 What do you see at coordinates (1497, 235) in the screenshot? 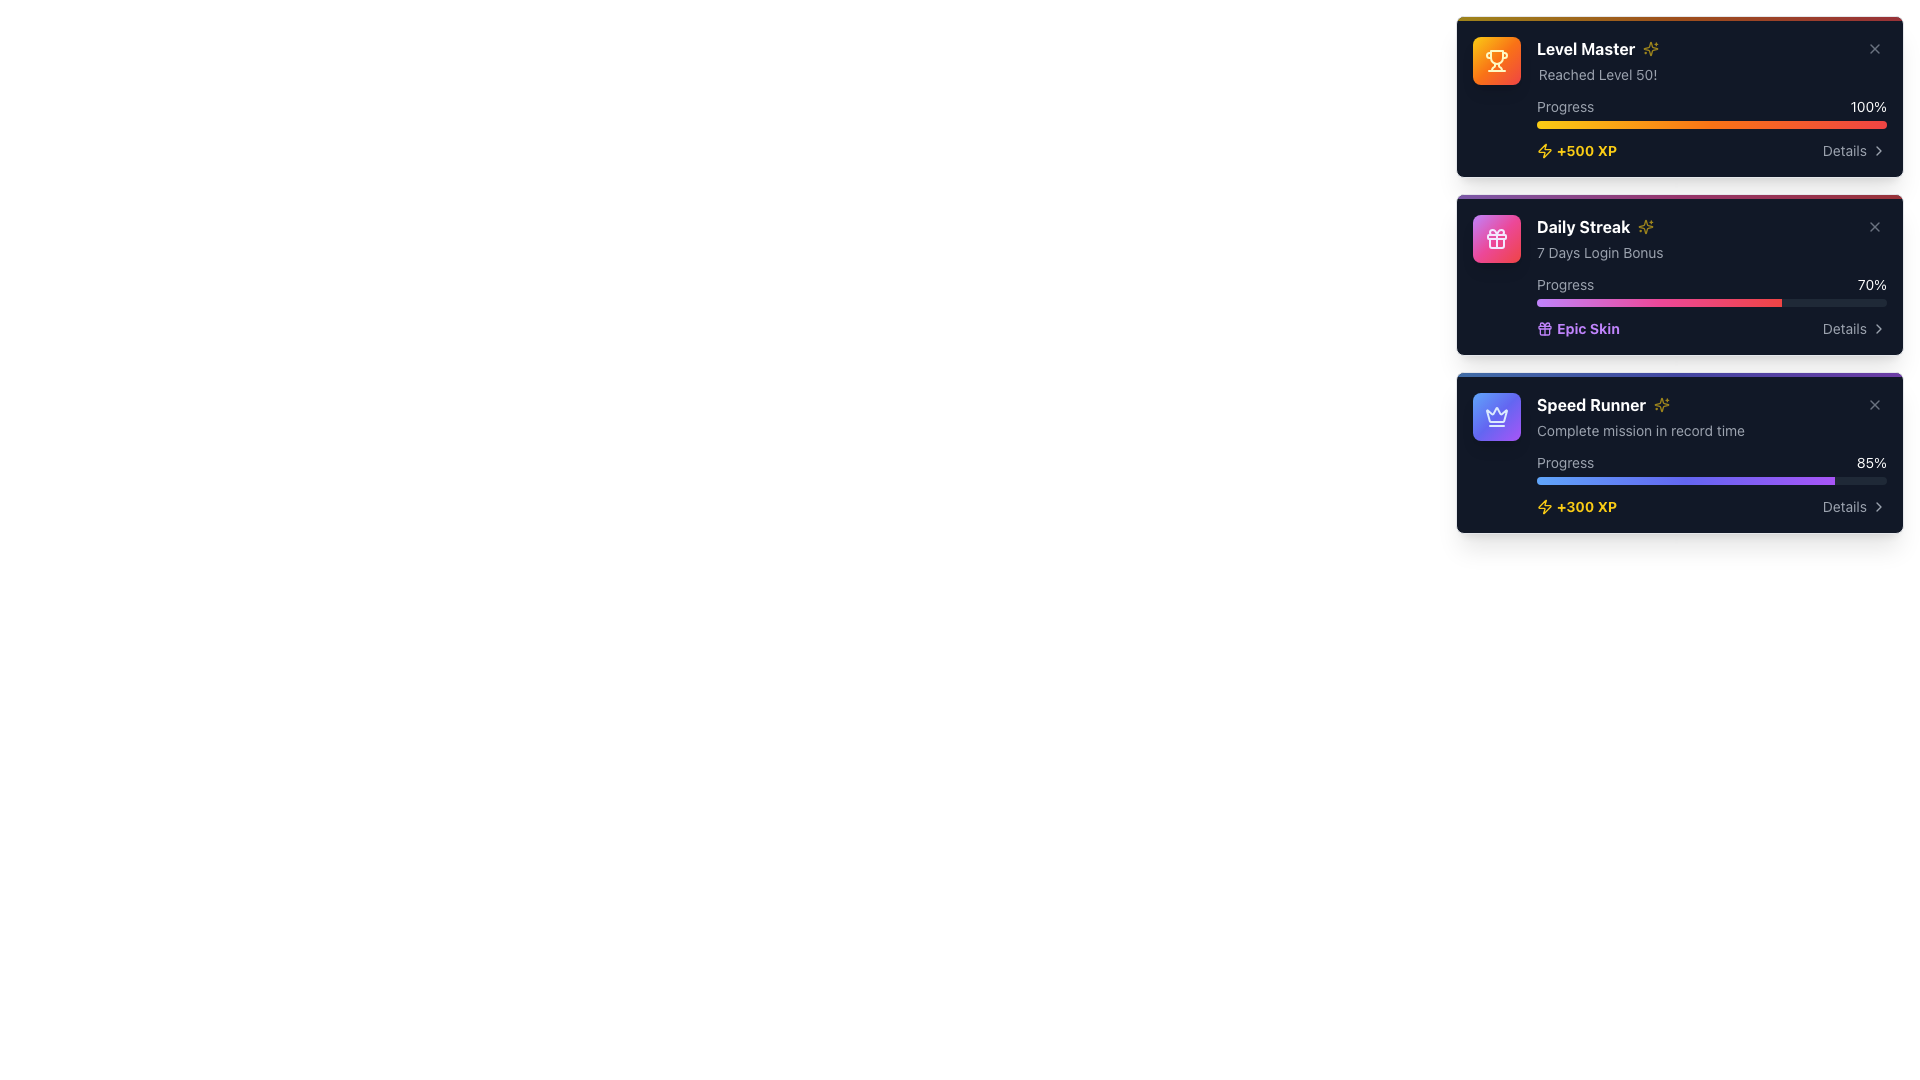
I see `the Decorative Rectangle element within the gift icon, located at the top portion of the icon area, which is part of a larger grouping of reward badges` at bounding box center [1497, 235].